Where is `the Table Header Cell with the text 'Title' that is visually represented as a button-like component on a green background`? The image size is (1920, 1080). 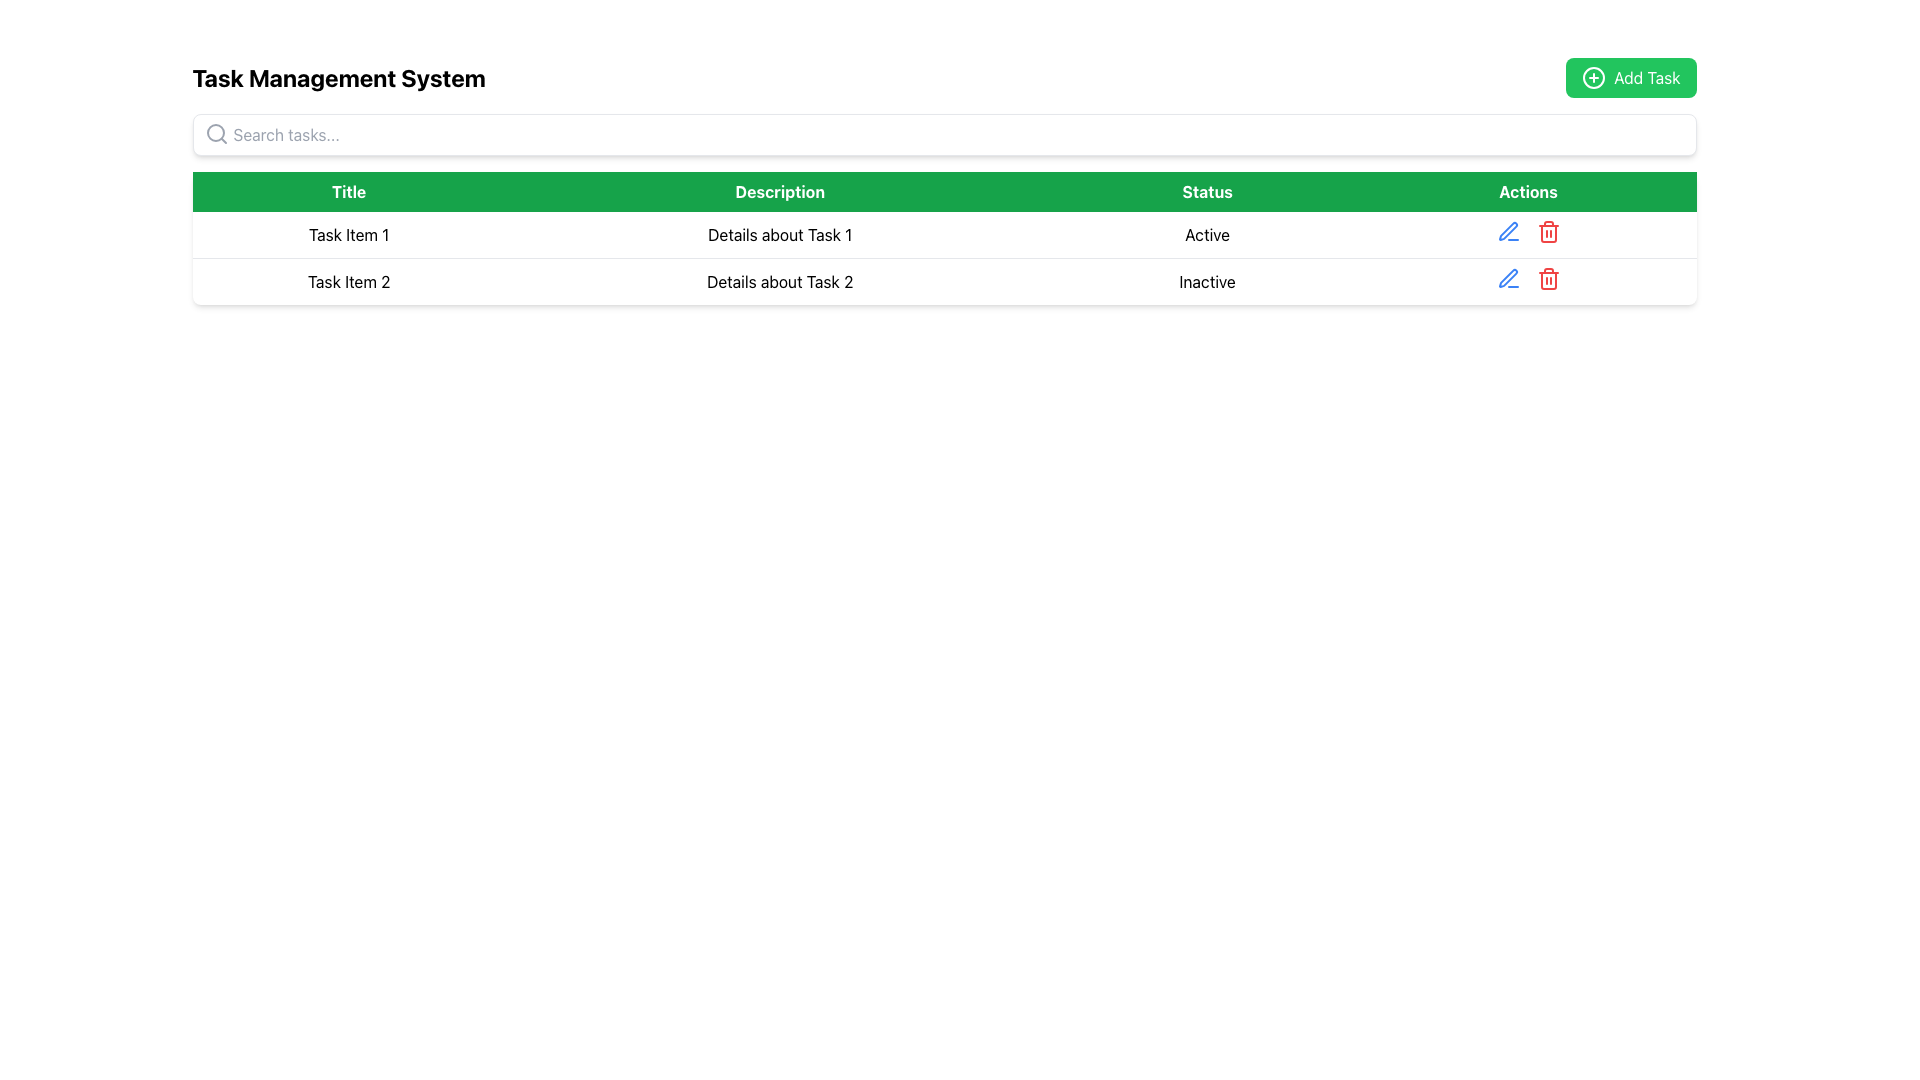 the Table Header Cell with the text 'Title' that is visually represented as a button-like component on a green background is located at coordinates (349, 192).